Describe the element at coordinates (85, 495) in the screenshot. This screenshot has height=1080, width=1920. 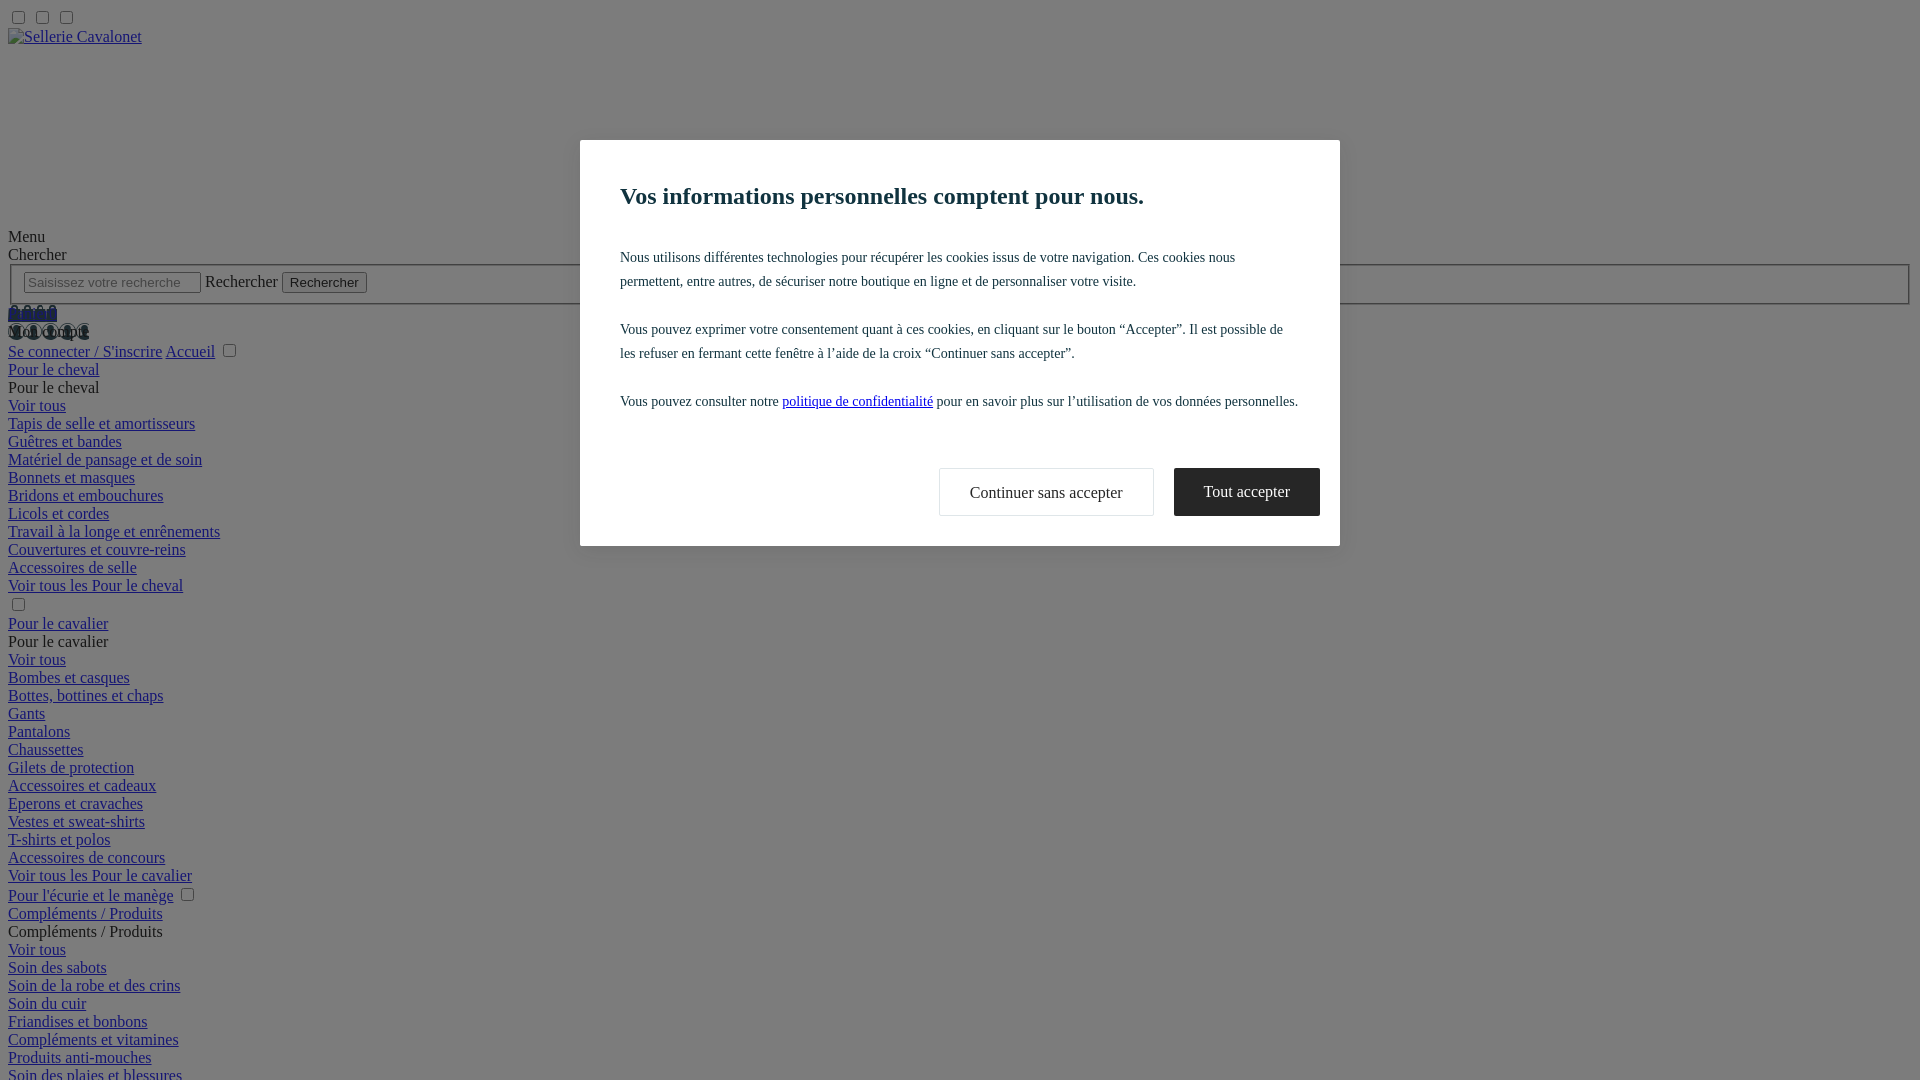
I see `'Bridons et embouchures'` at that location.